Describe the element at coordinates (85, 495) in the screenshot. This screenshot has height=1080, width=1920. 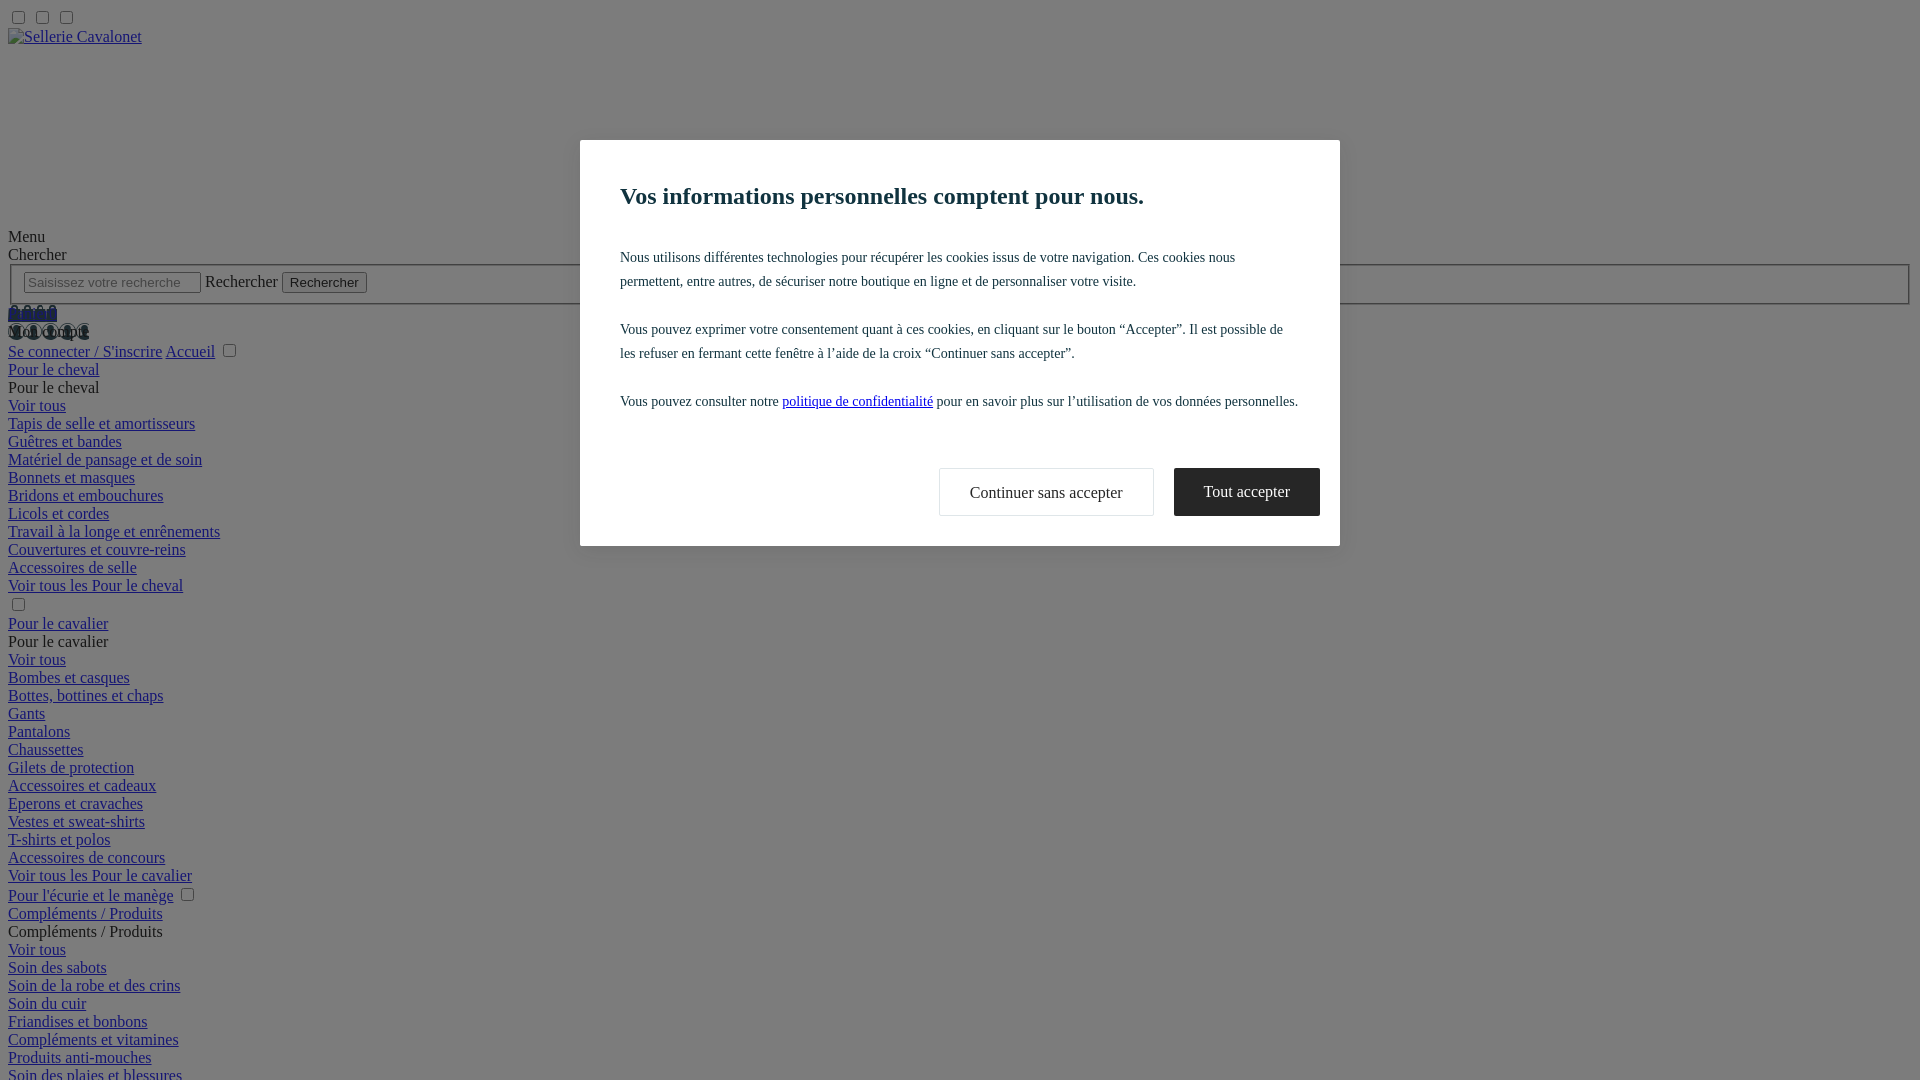
I see `'Bridons et embouchures'` at that location.